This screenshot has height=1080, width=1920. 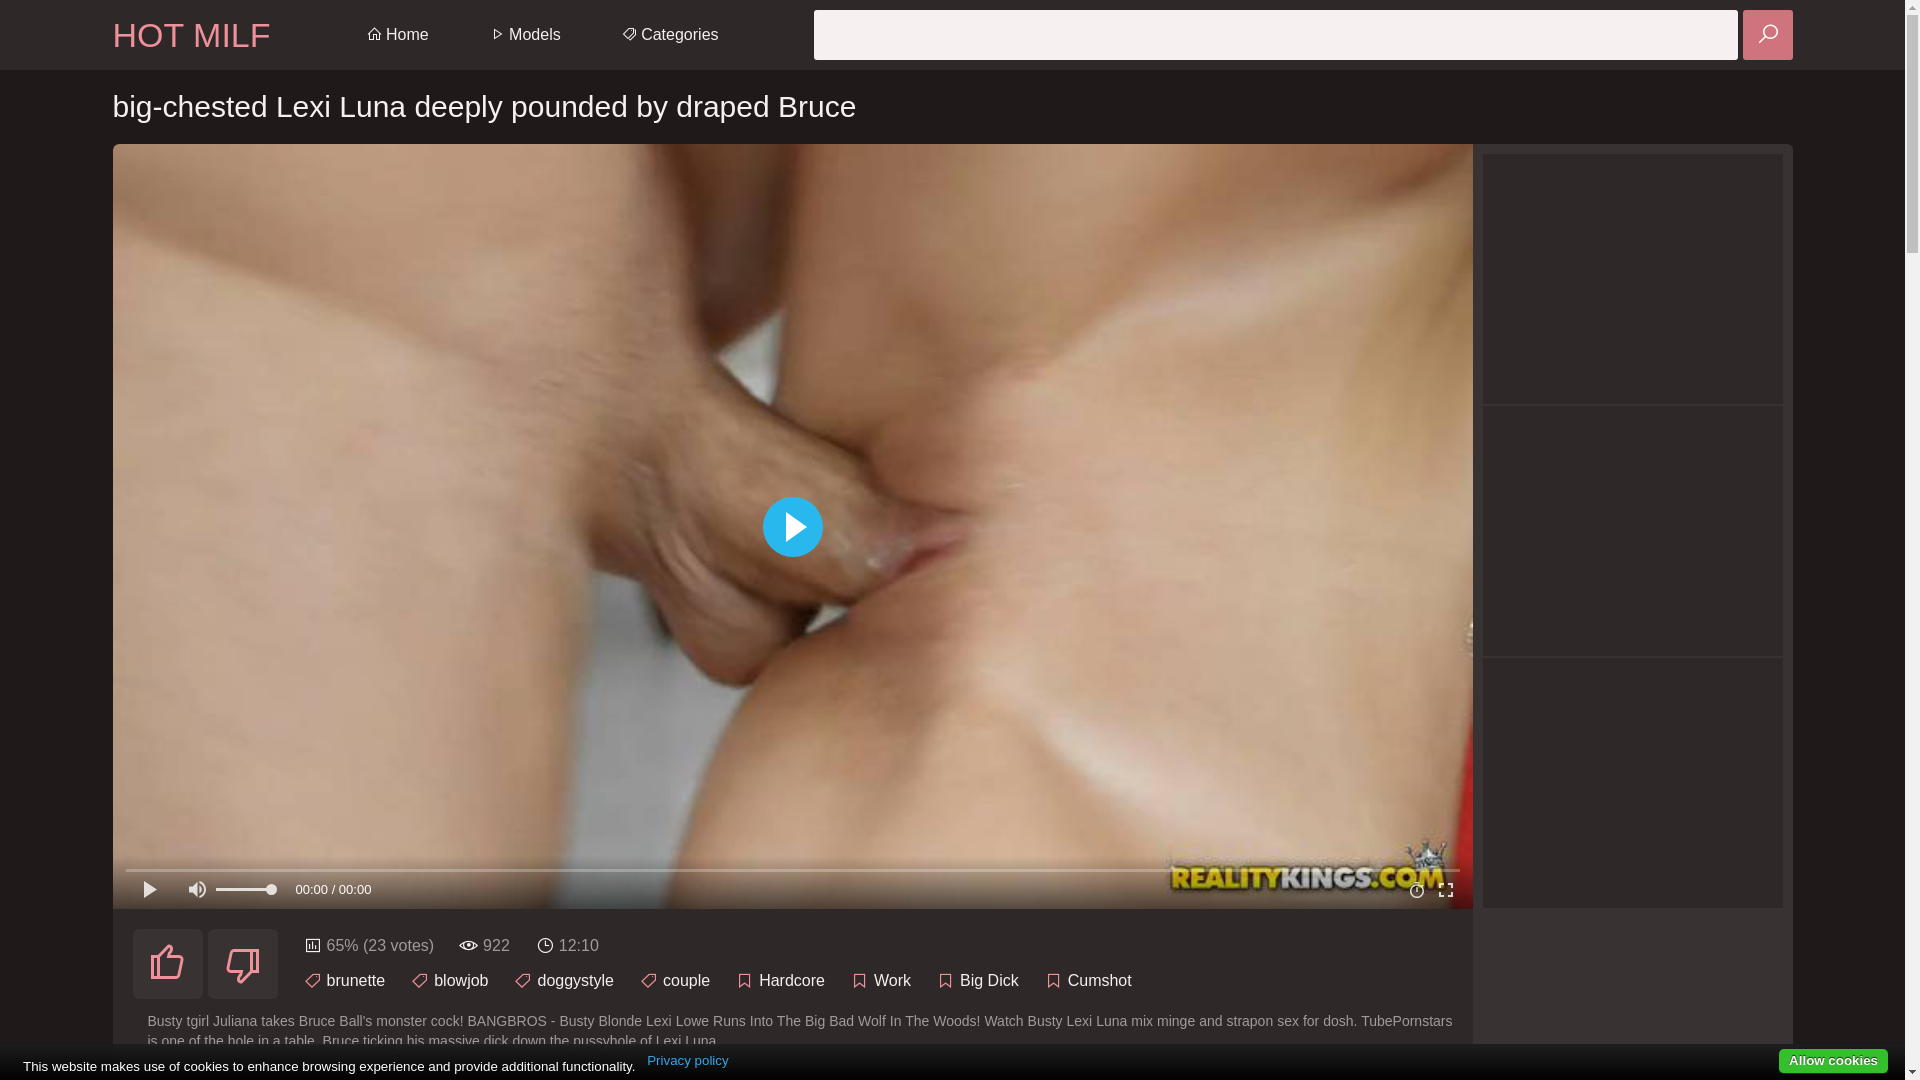 I want to click on 'Work', so click(x=891, y=979).